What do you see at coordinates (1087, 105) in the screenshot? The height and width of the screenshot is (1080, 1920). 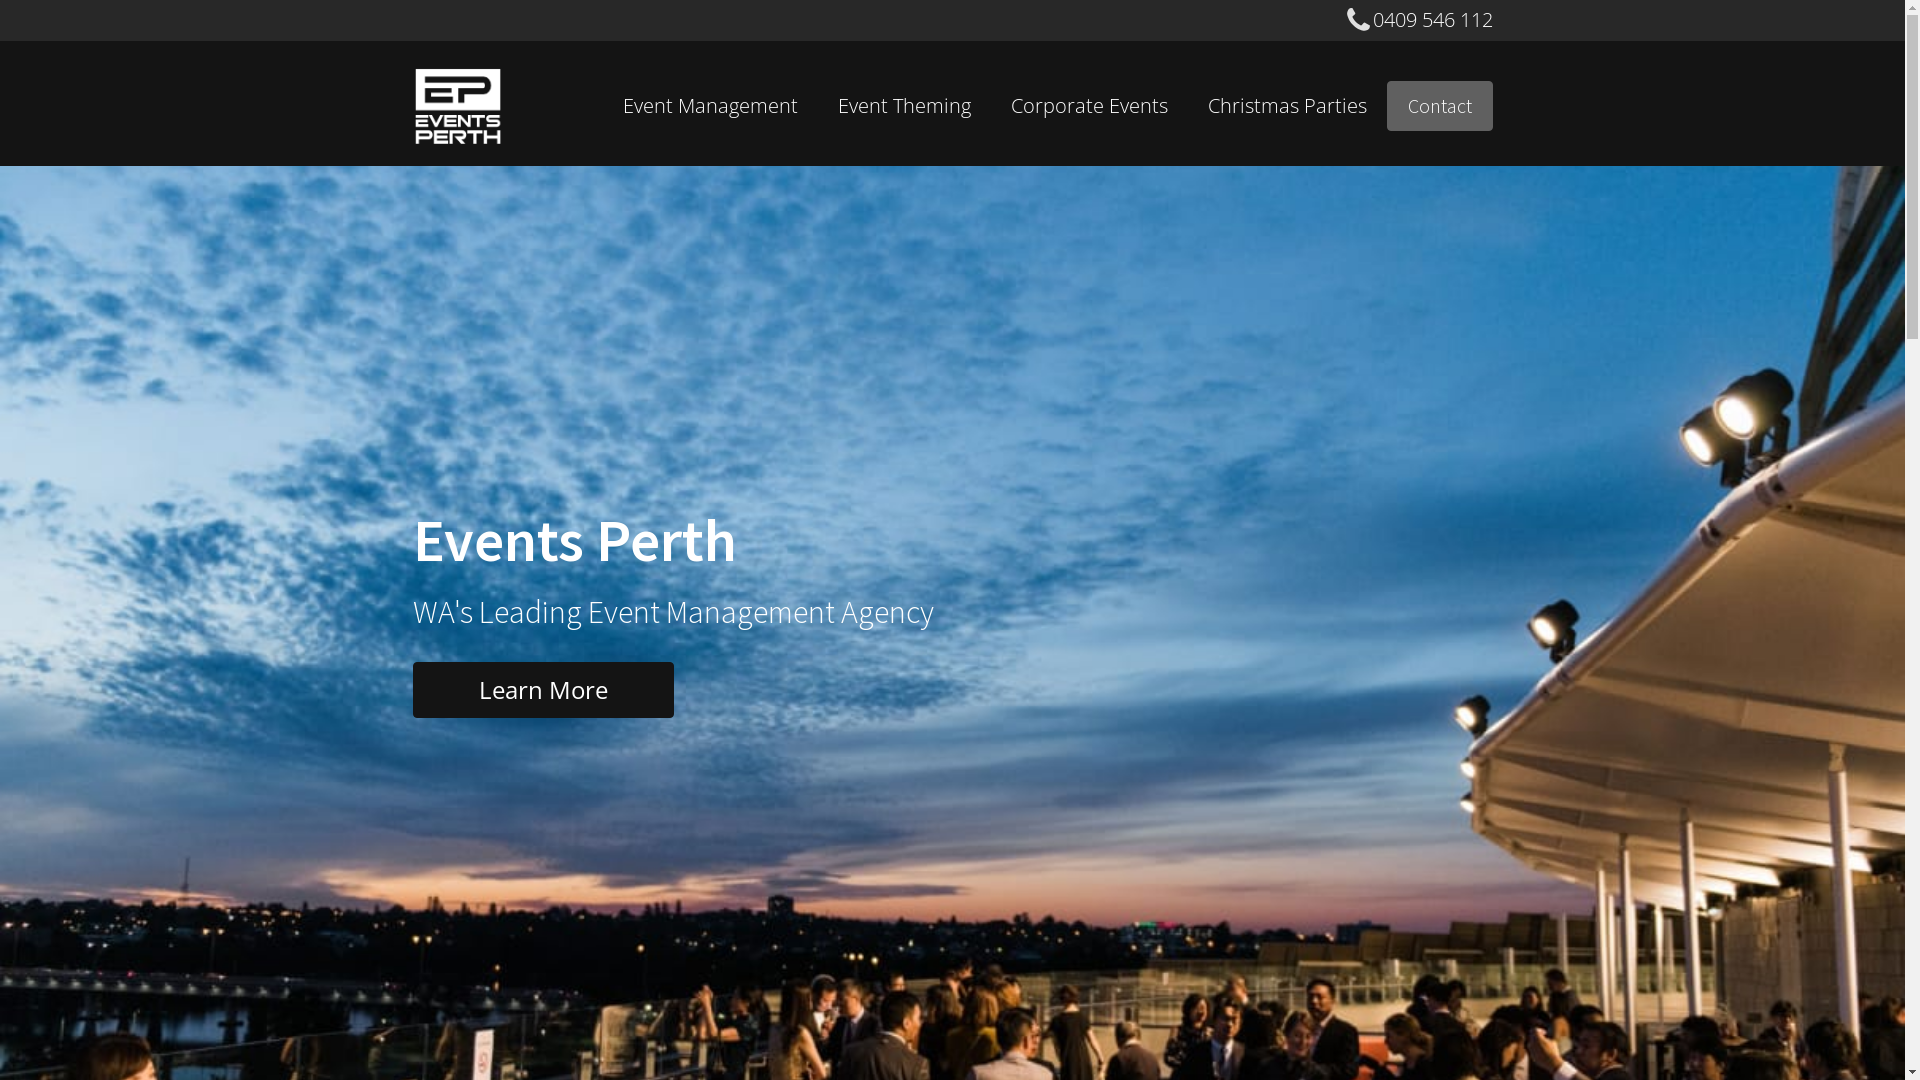 I see `'Corporate Events'` at bounding box center [1087, 105].